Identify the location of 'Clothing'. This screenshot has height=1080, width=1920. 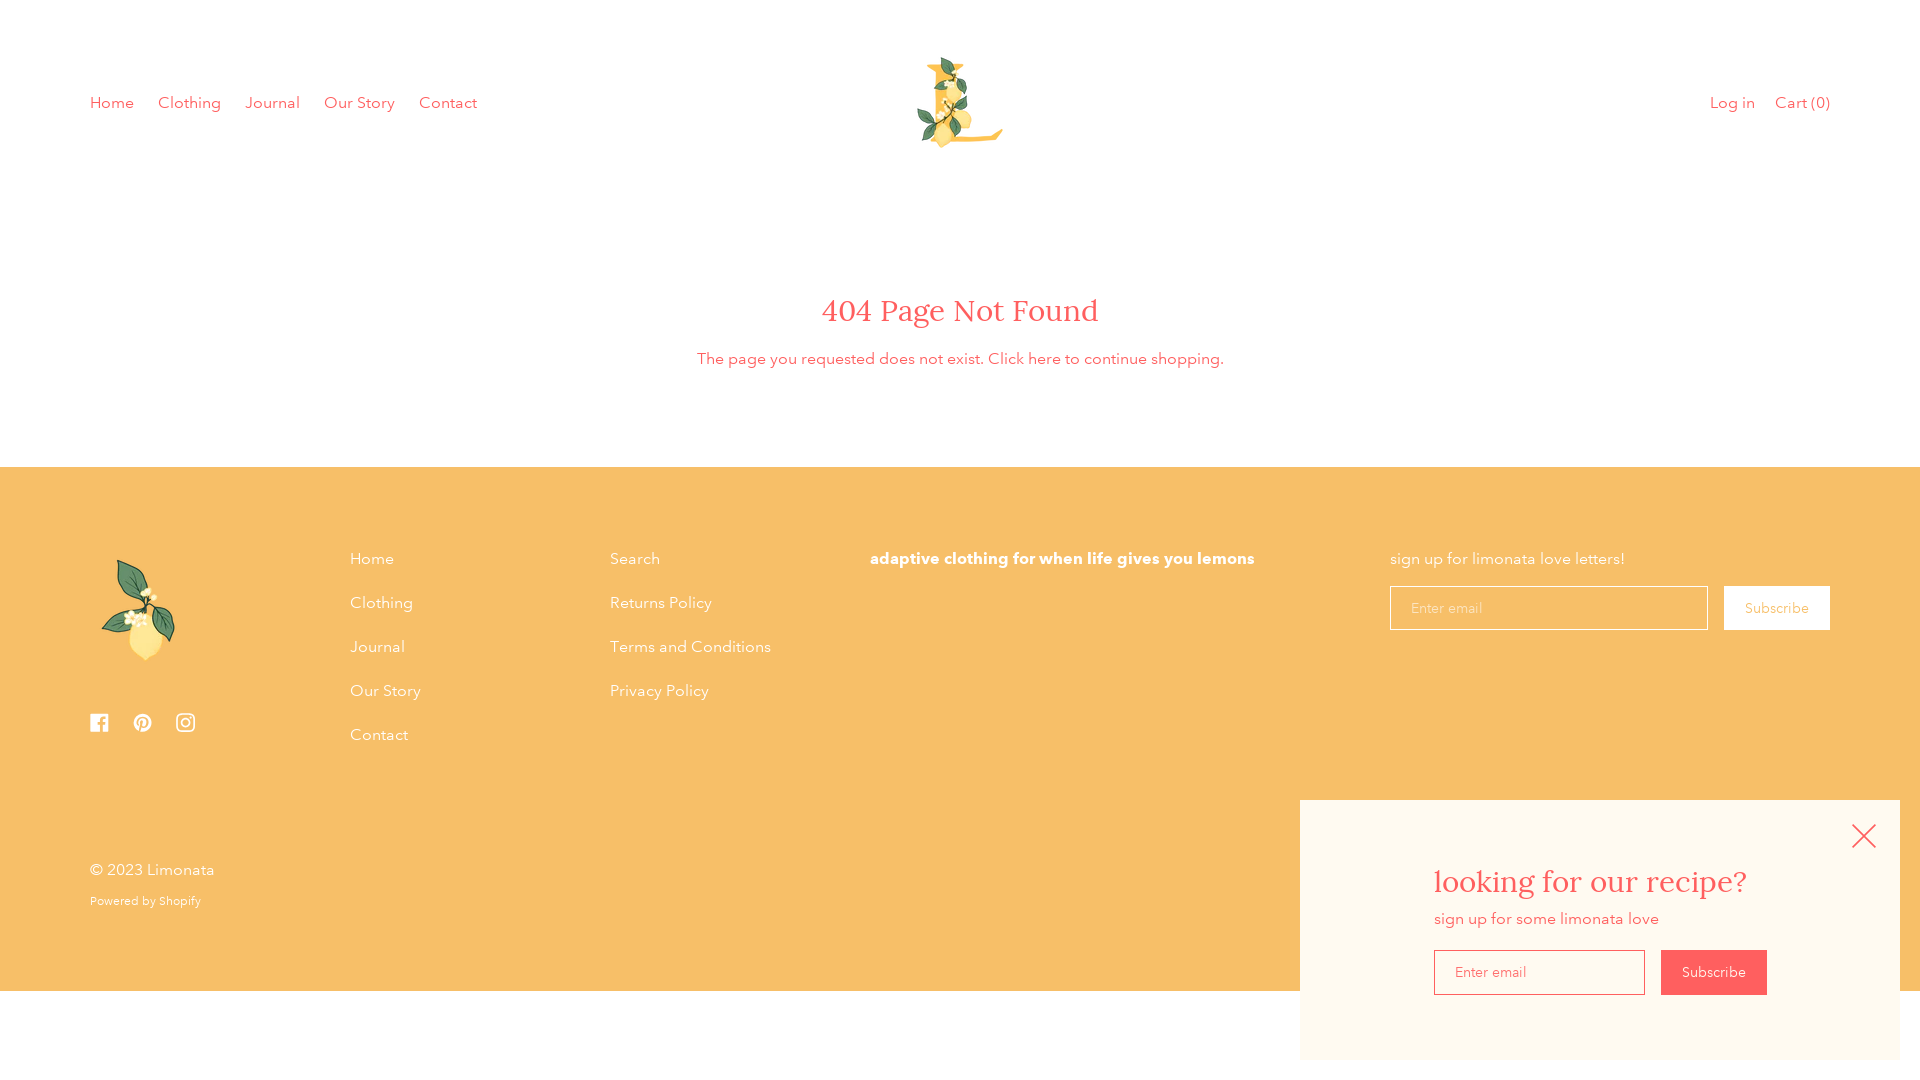
(189, 104).